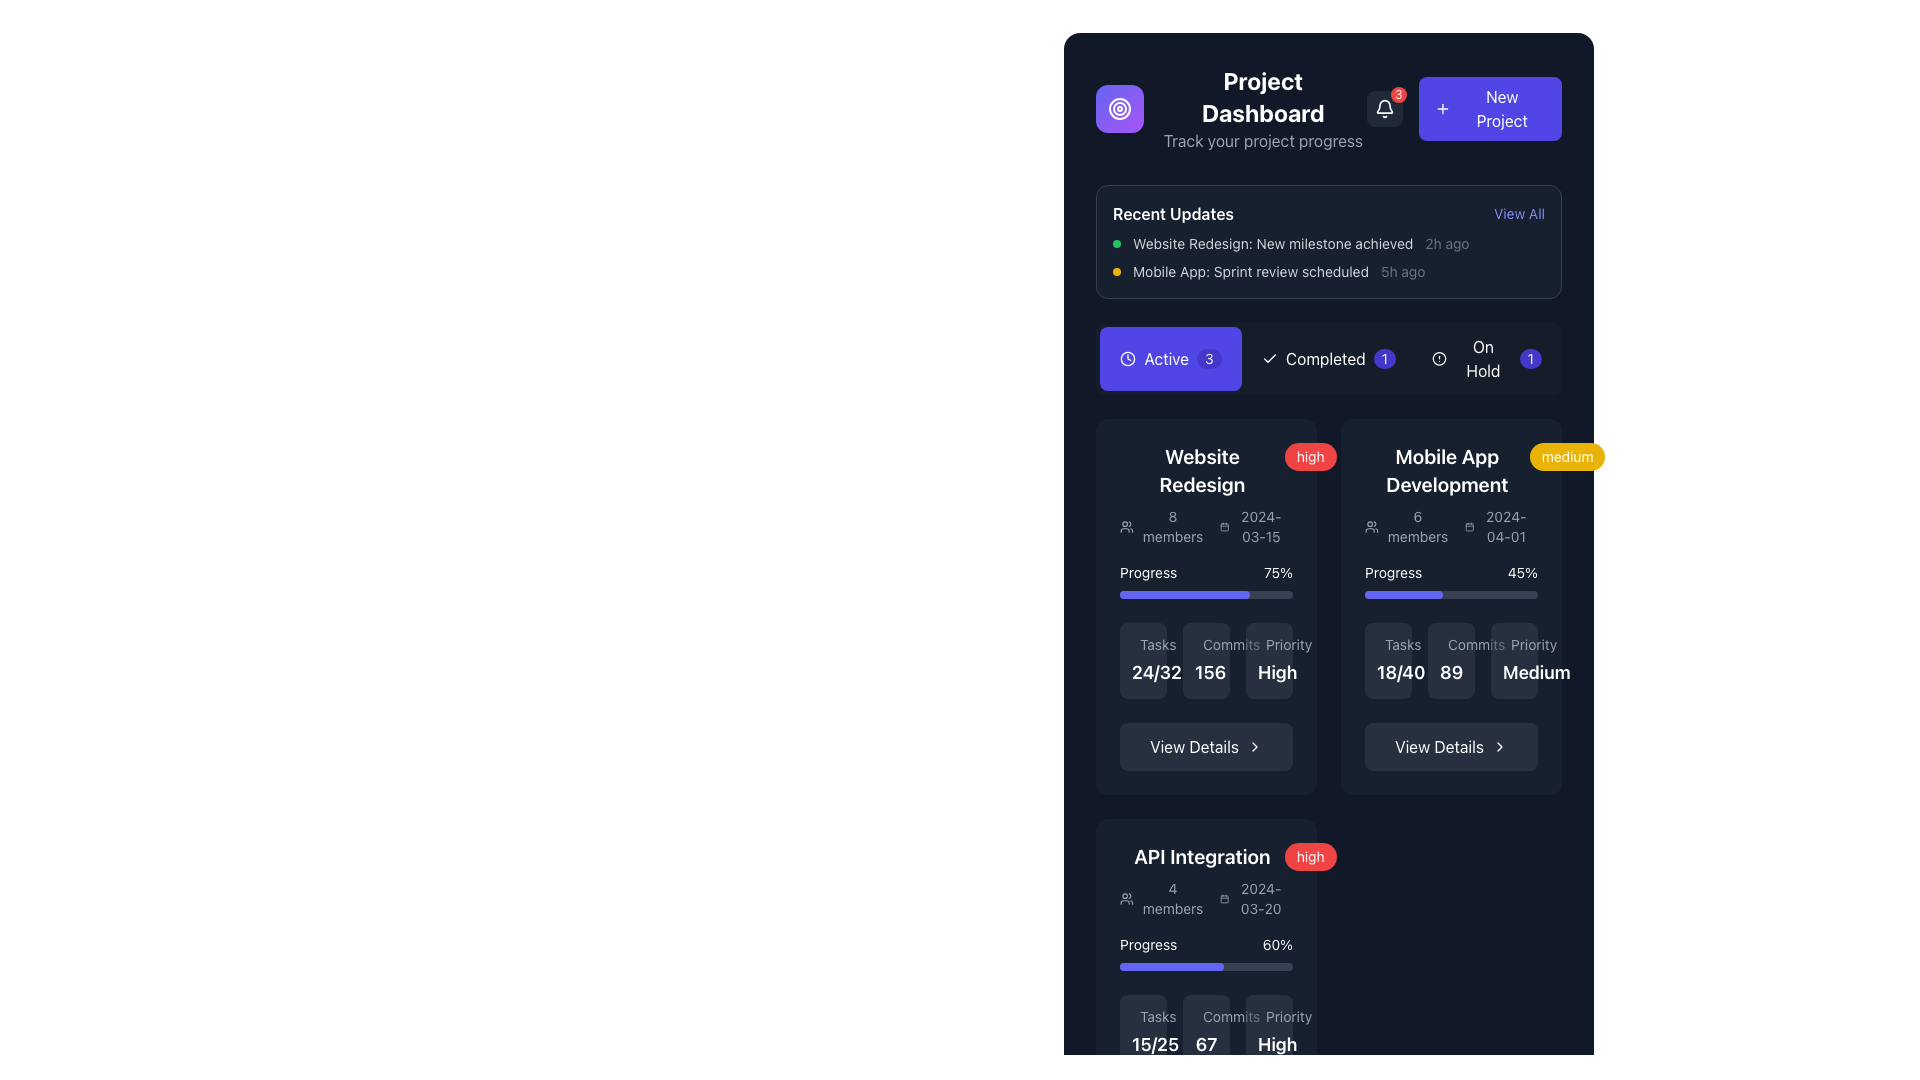 This screenshot has height=1080, width=1920. What do you see at coordinates (1387, 644) in the screenshot?
I see `the 'Tasks' label, which features small gray text and a checkmark icon, positioned at the top left of the 'Mobile App Development' section of the dashboard` at bounding box center [1387, 644].